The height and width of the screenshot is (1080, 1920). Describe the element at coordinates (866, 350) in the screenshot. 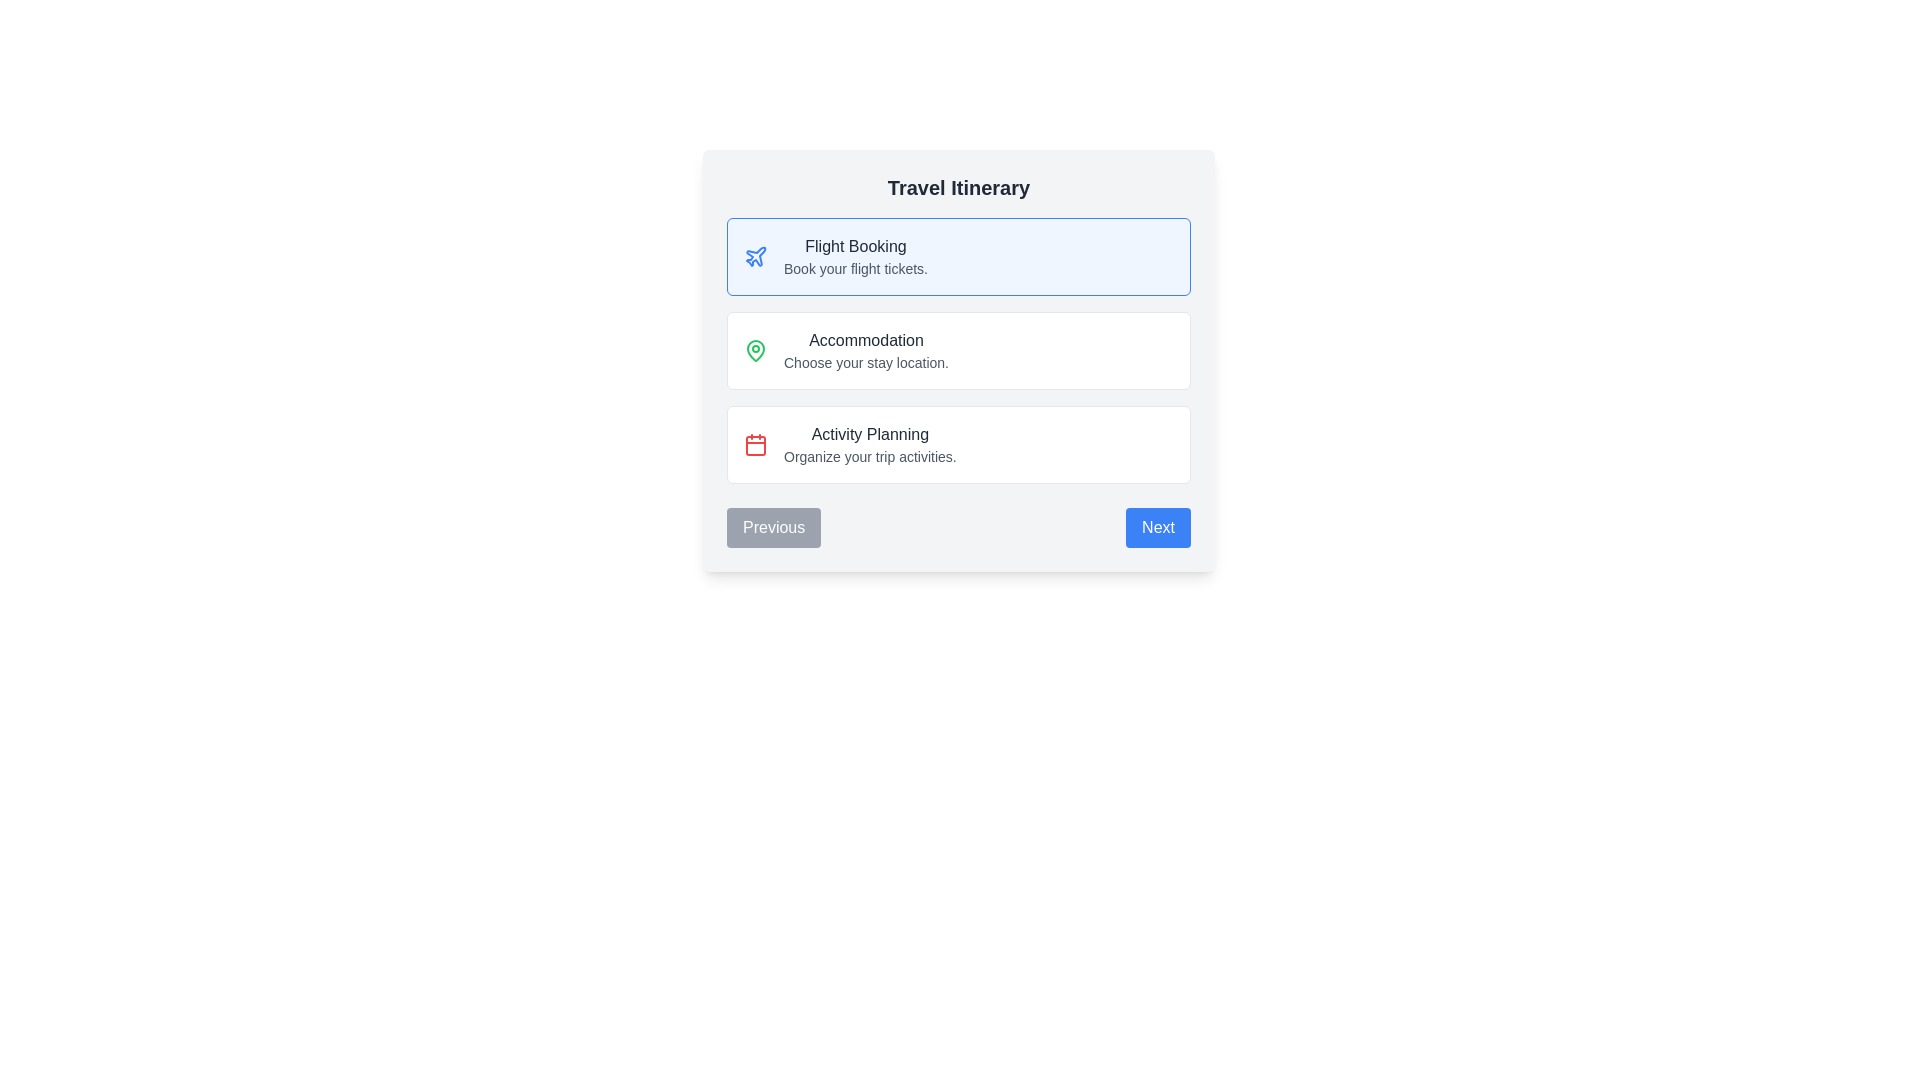

I see `the 'Accommodation' text label located centrally under the 'Travel Itinerary' section` at that location.